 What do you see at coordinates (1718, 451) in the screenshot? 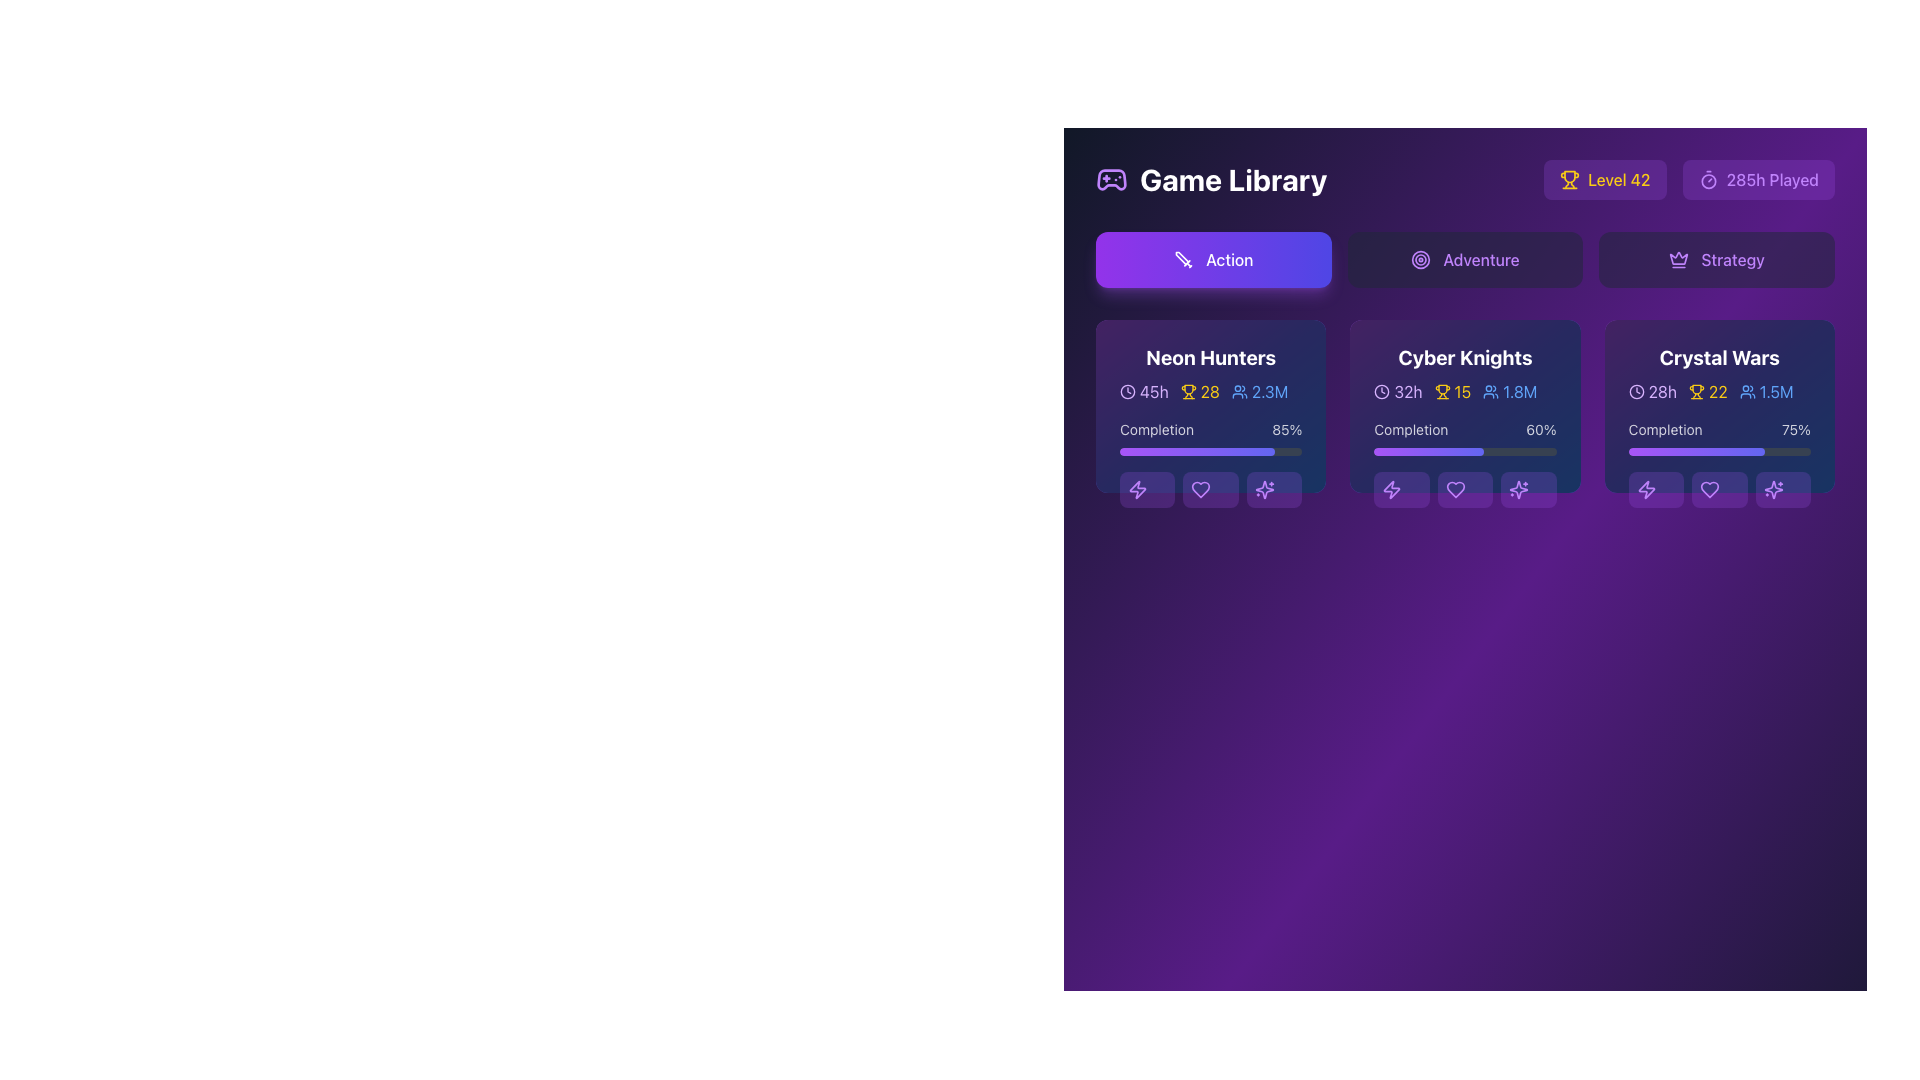
I see `the progress representation of the horizontal progress bar located near the bottom of the 'Crystal Wars' card in the game library section, below the 'Completion' label and '75%' text` at bounding box center [1718, 451].